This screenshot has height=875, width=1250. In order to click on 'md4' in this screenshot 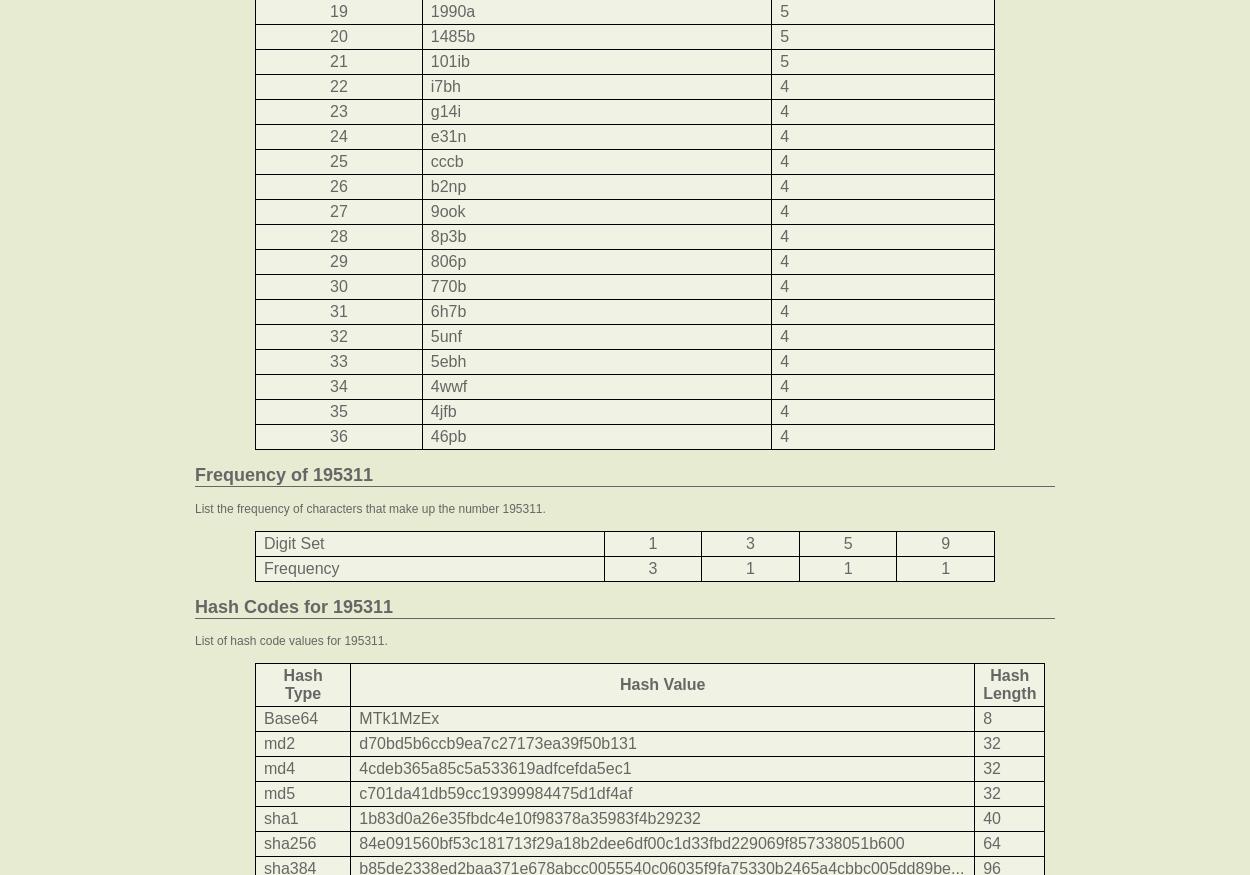, I will do `click(279, 767)`.